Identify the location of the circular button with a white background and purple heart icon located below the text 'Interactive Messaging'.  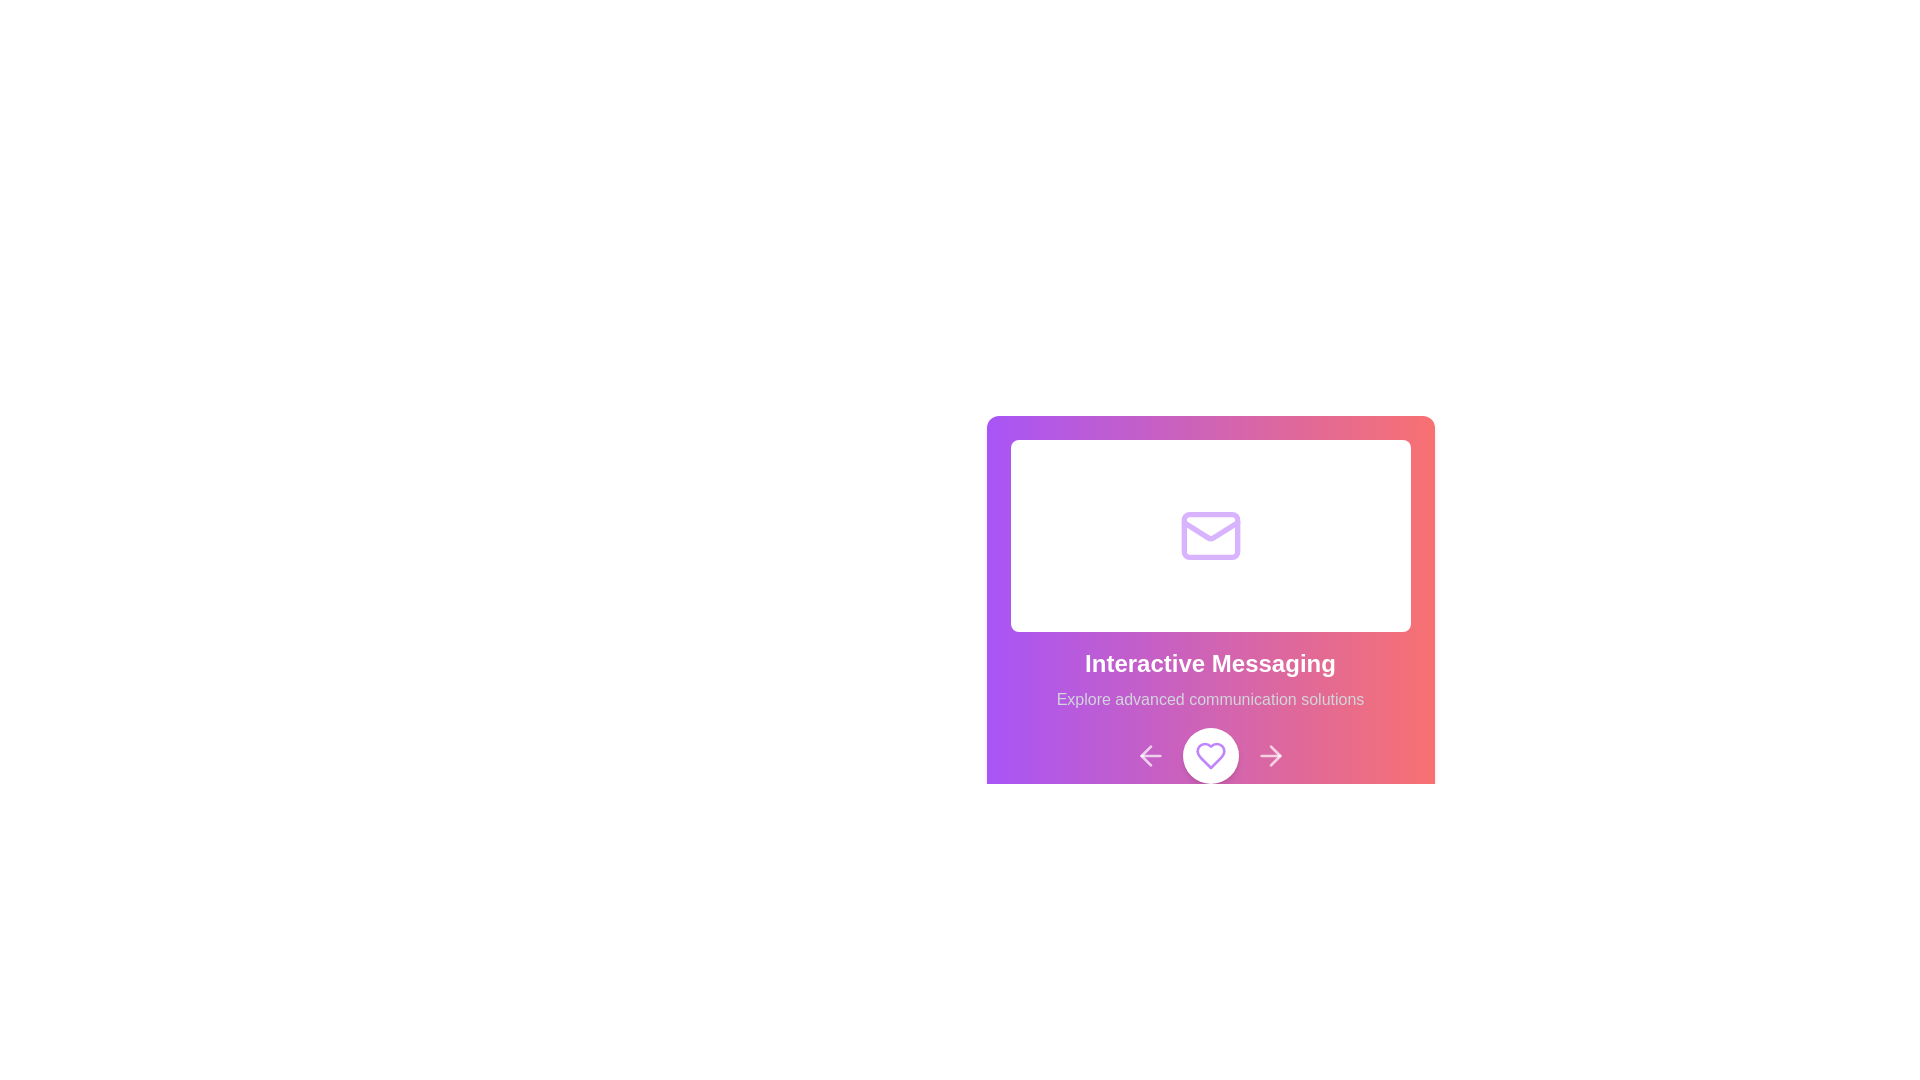
(1209, 756).